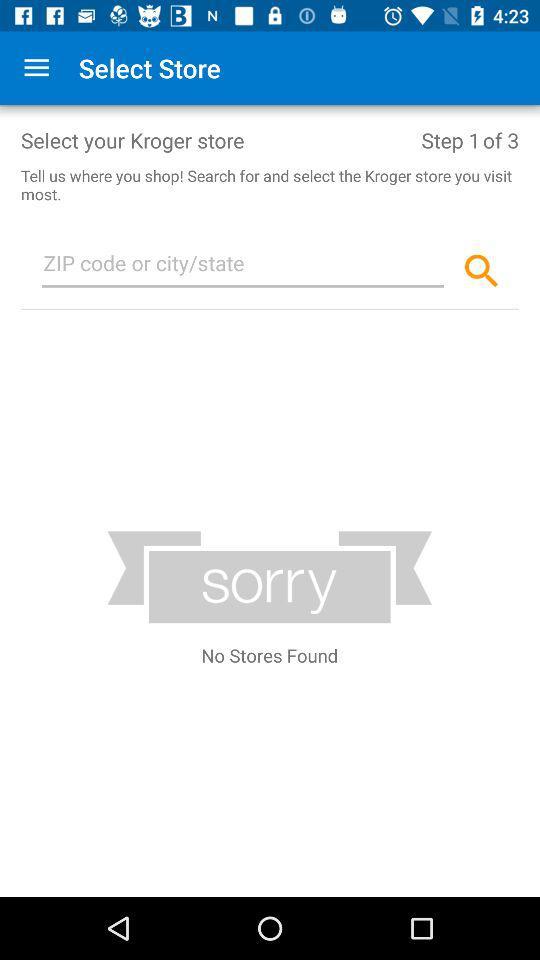 Image resolution: width=540 pixels, height=960 pixels. Describe the element at coordinates (480, 270) in the screenshot. I see `the search icon` at that location.